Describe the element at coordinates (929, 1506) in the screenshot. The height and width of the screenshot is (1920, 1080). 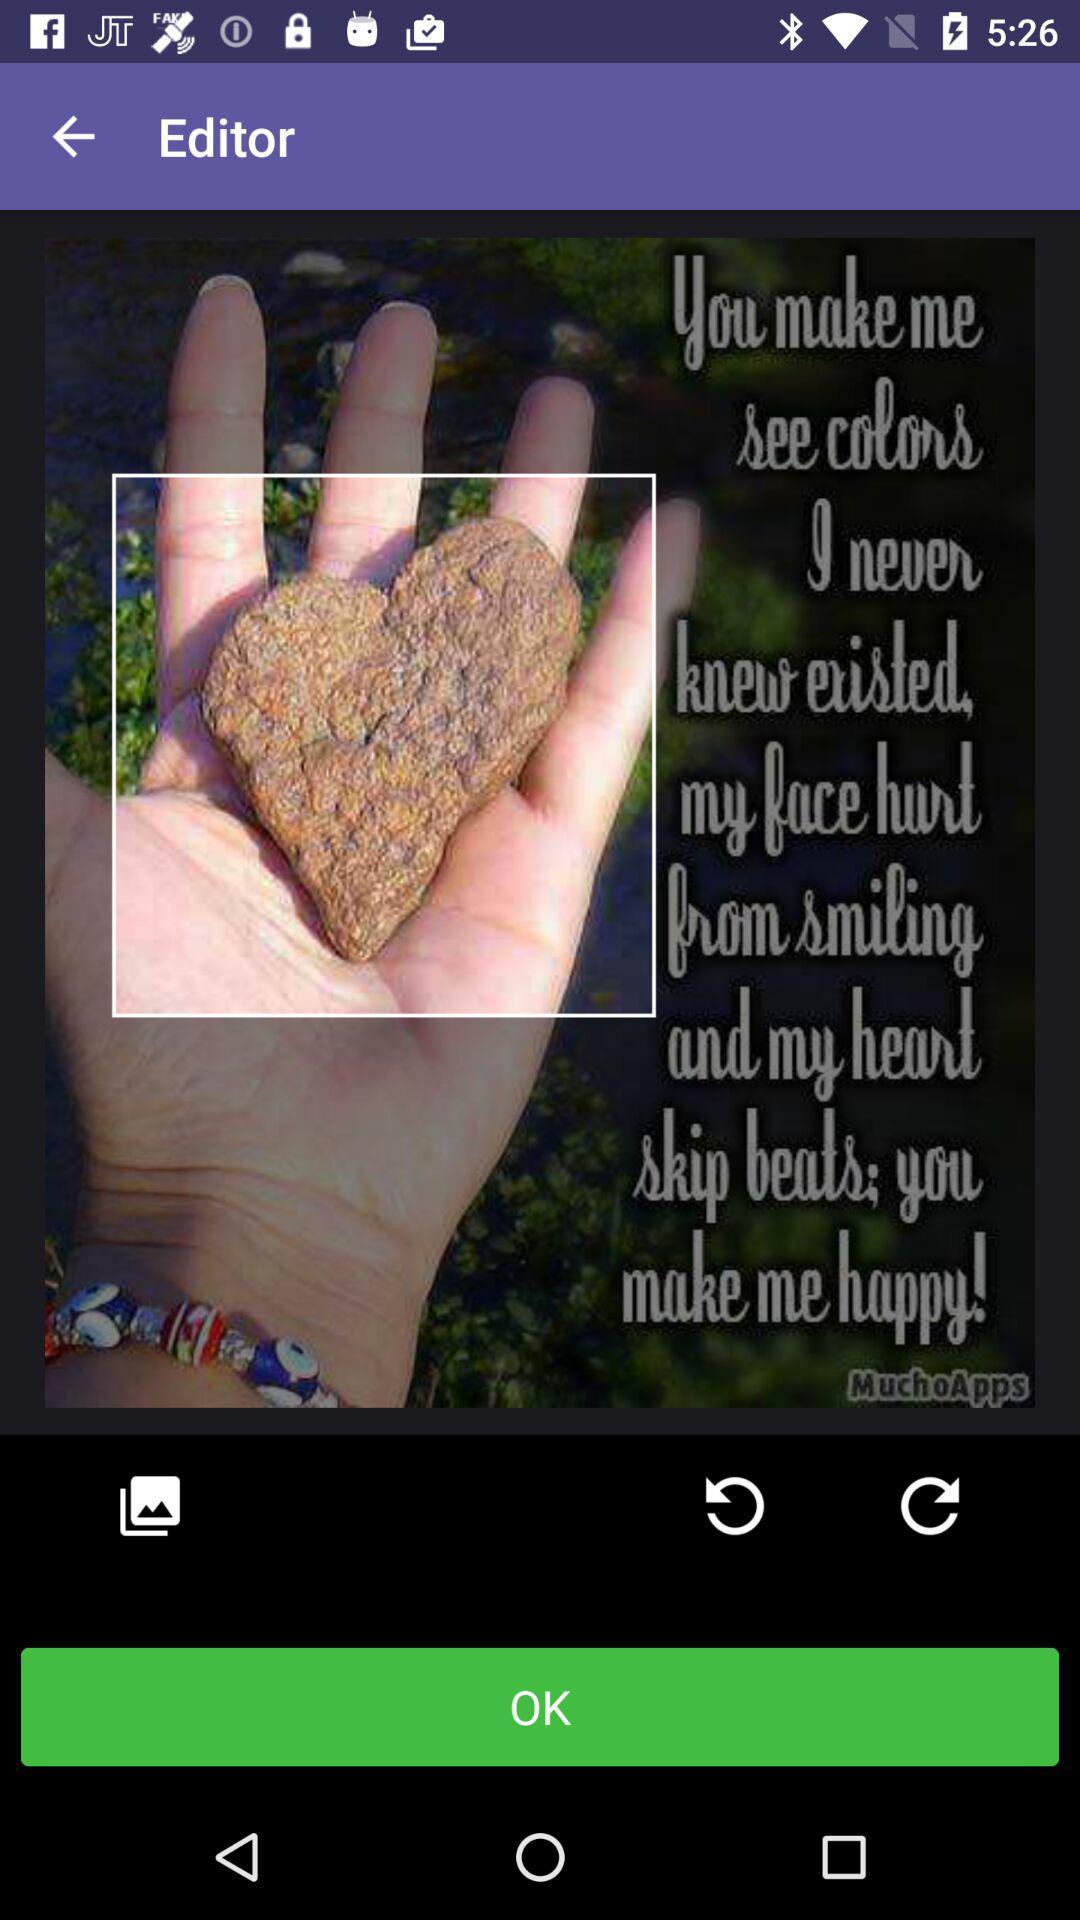
I see `go next` at that location.